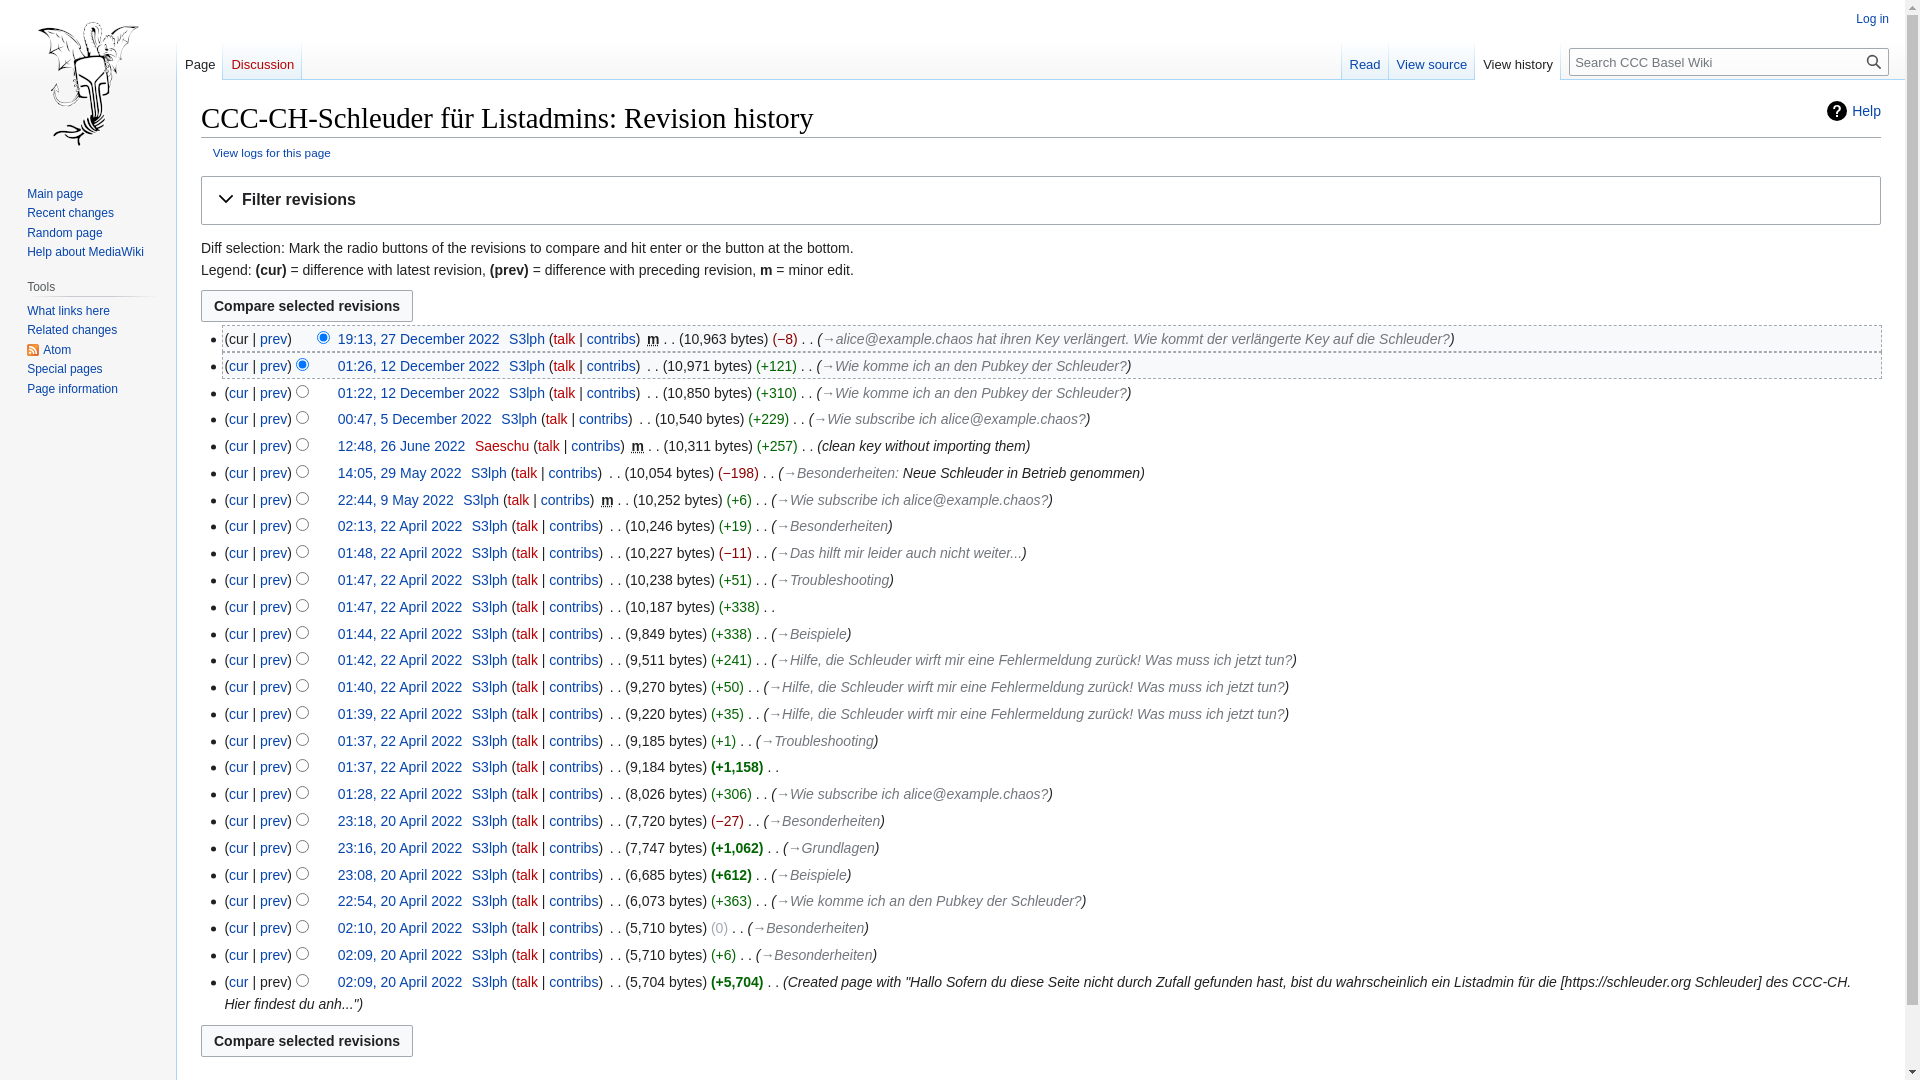 This screenshot has width=1920, height=1080. What do you see at coordinates (306, 305) in the screenshot?
I see `'Compare selected revisions'` at bounding box center [306, 305].